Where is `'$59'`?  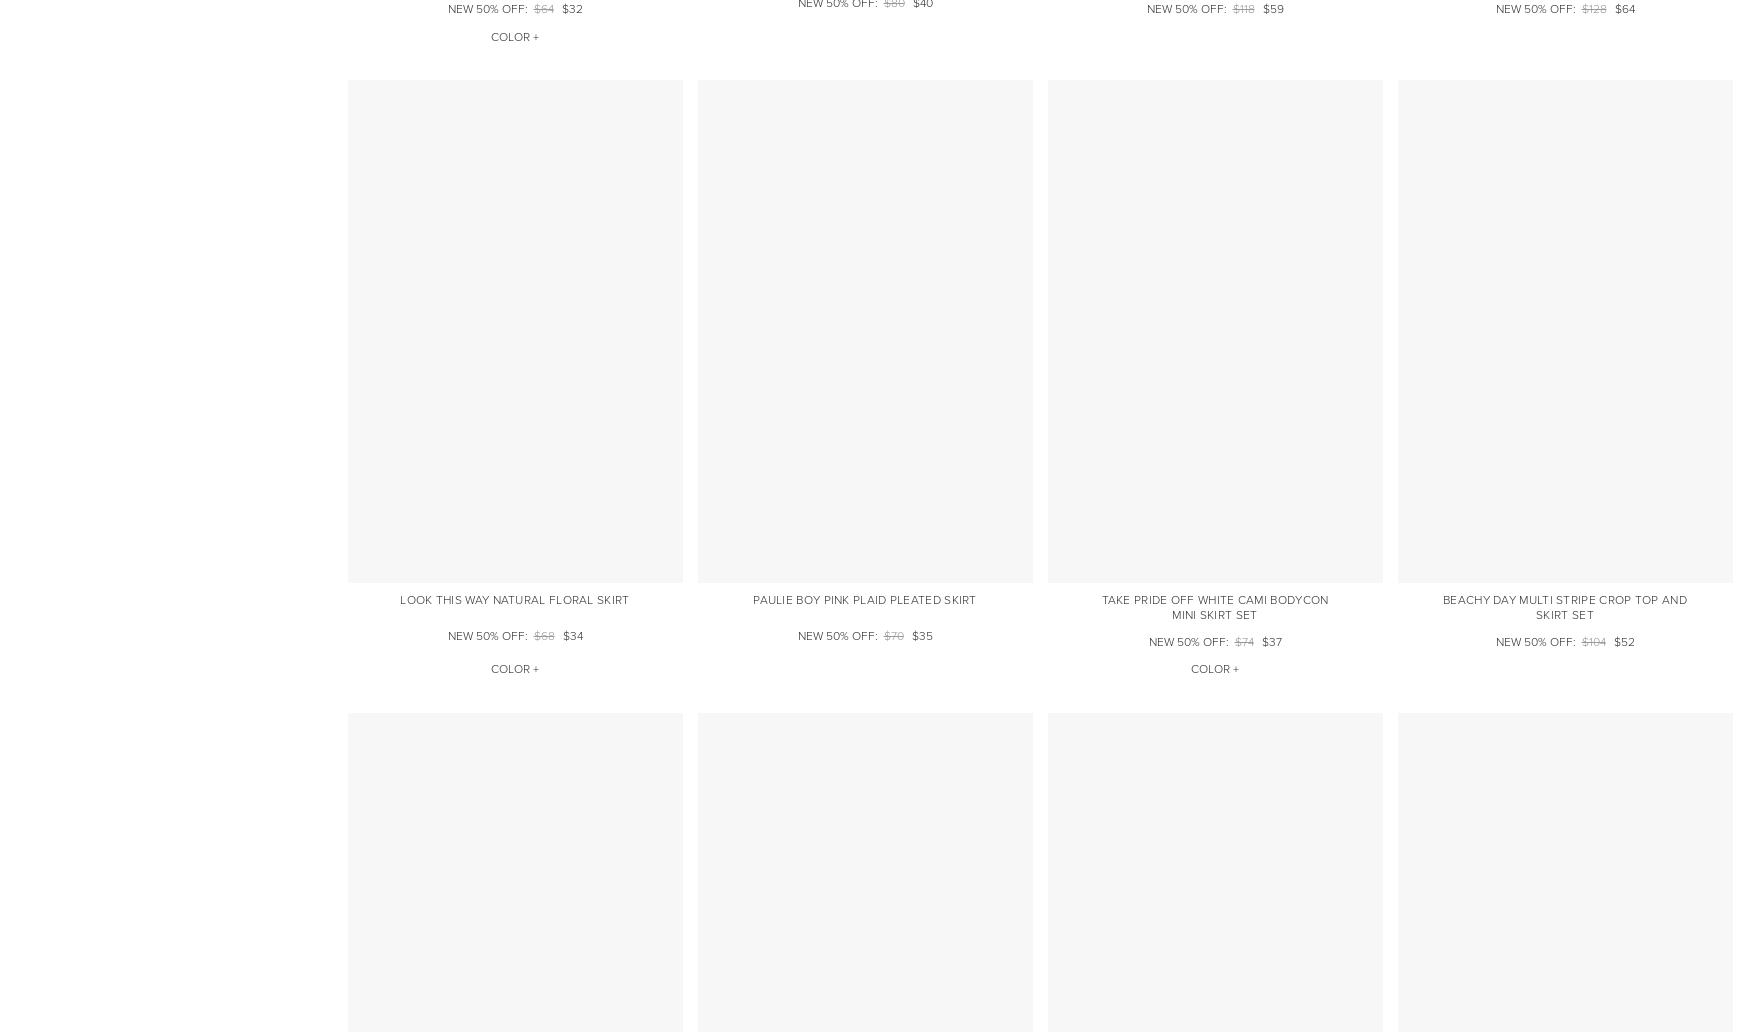 '$59' is located at coordinates (1271, 9).